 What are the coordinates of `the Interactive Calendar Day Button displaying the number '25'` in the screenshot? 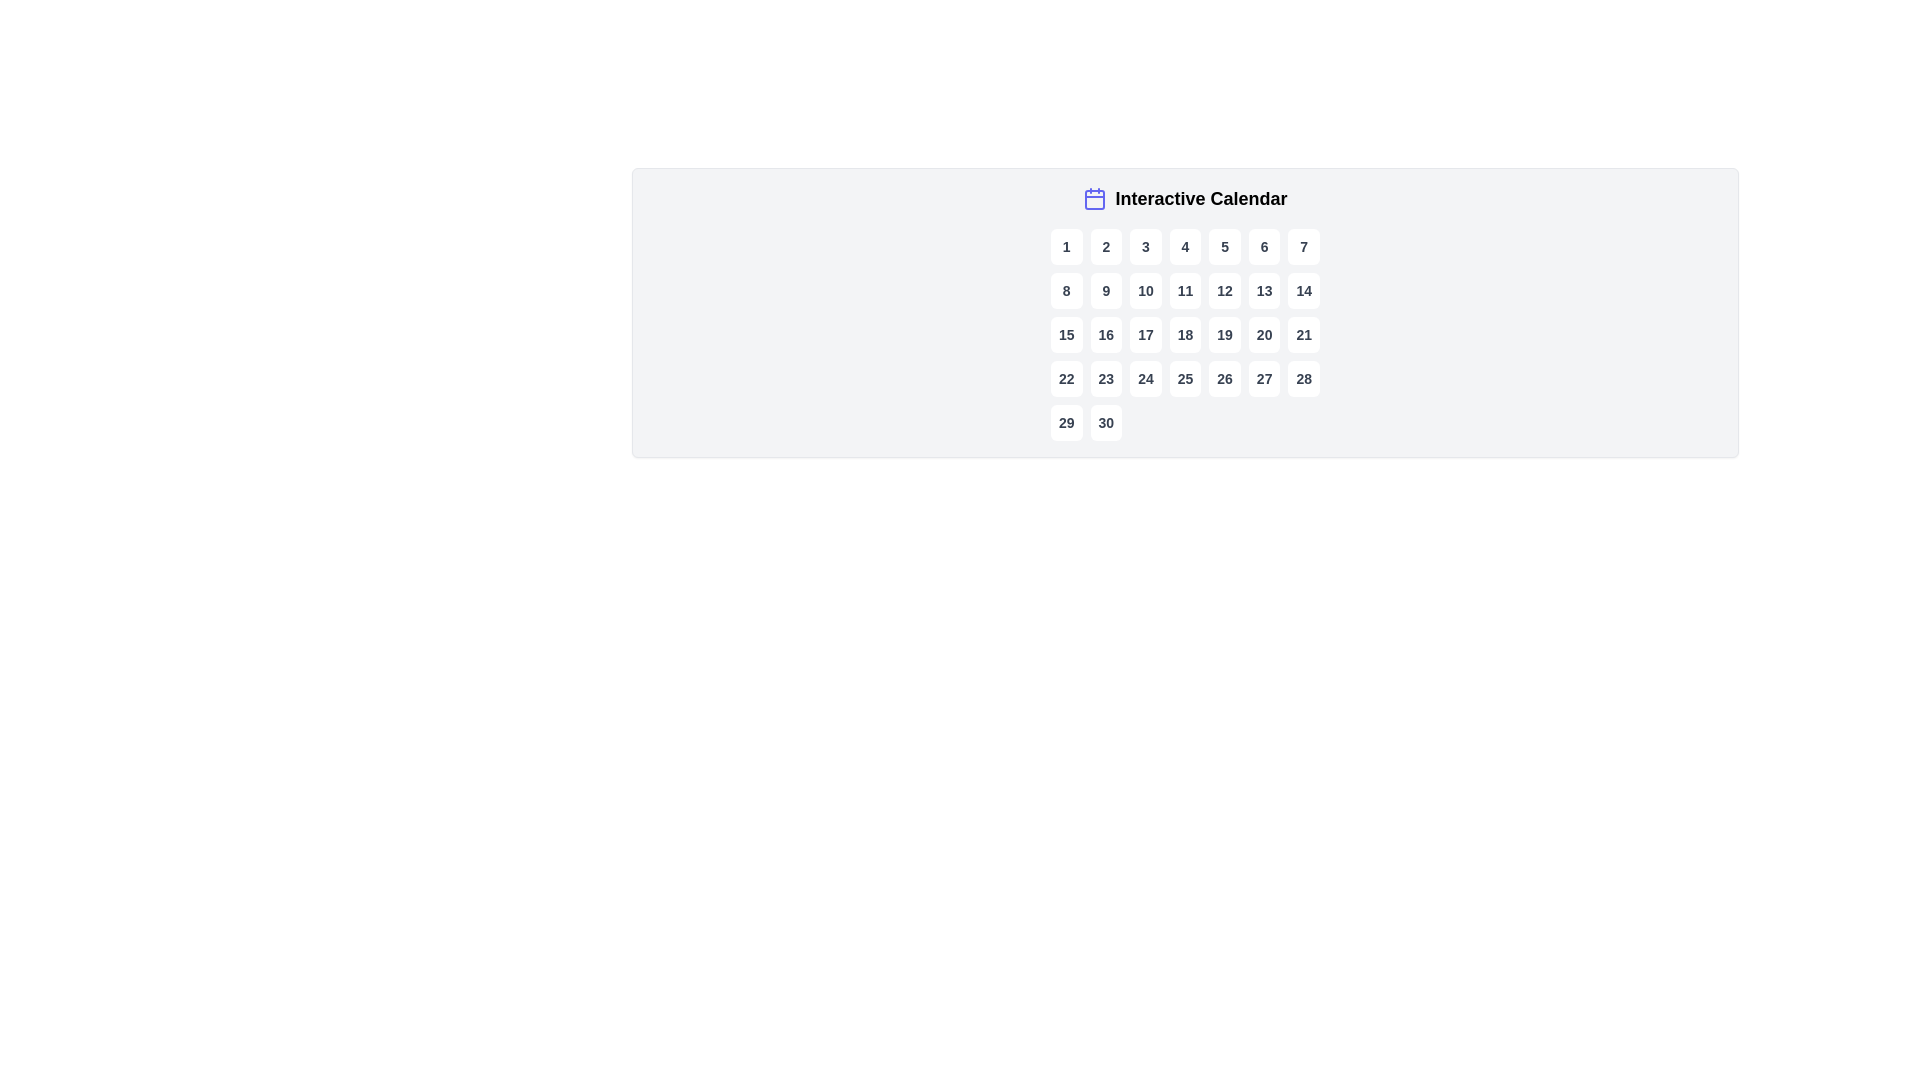 It's located at (1185, 378).